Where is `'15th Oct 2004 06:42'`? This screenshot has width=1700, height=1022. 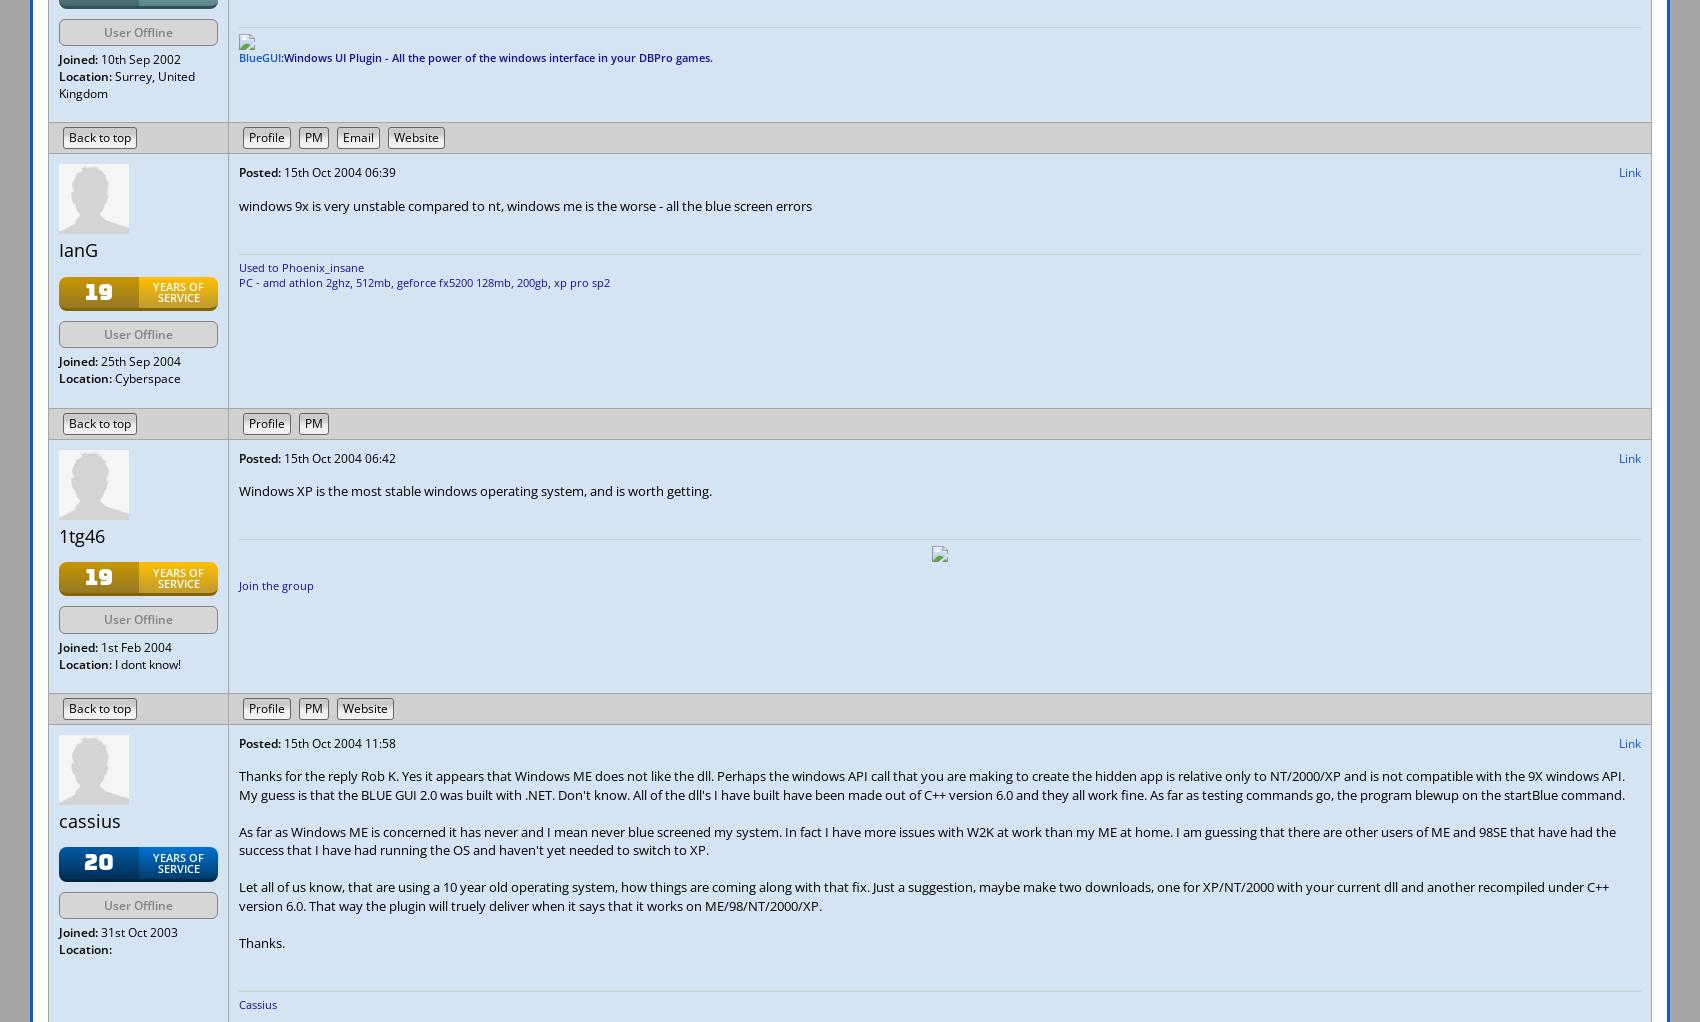
'15th Oct 2004 06:42' is located at coordinates (337, 456).